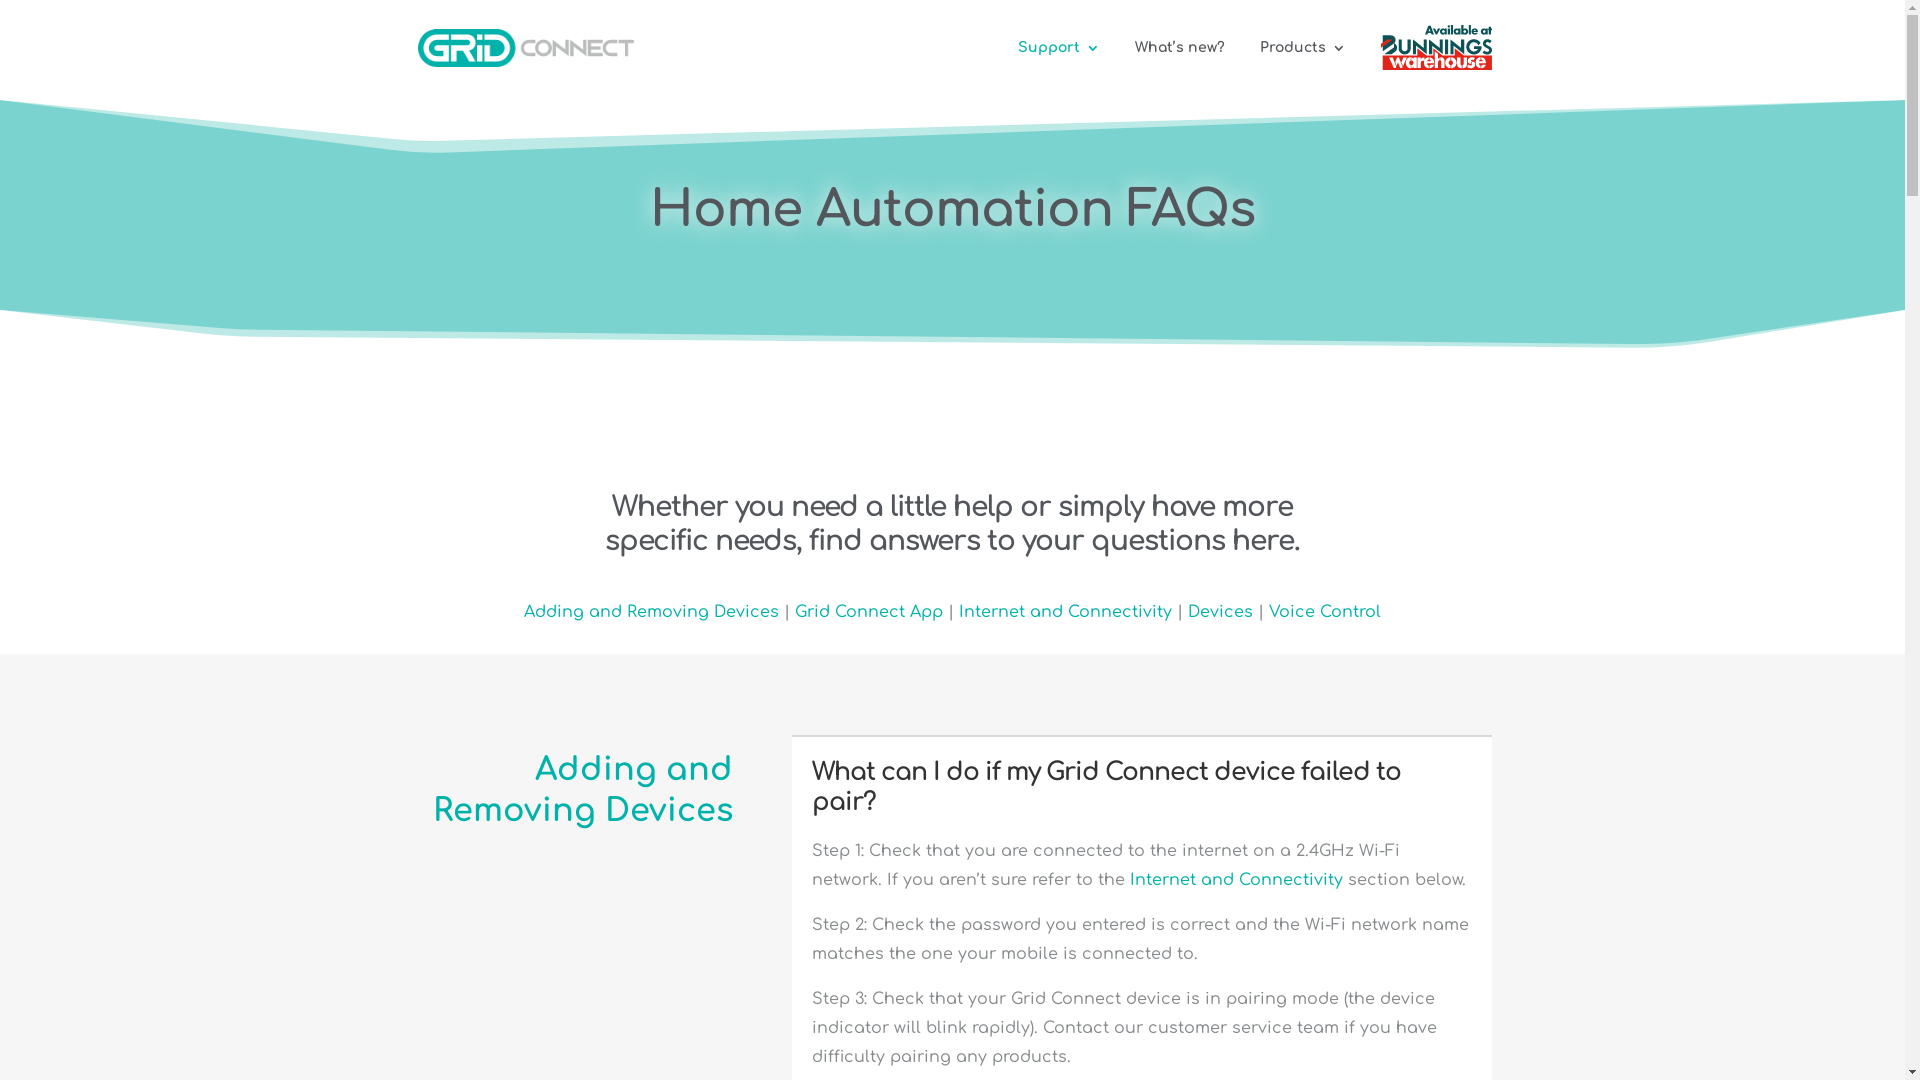  Describe the element at coordinates (1302, 58) in the screenshot. I see `'Products'` at that location.